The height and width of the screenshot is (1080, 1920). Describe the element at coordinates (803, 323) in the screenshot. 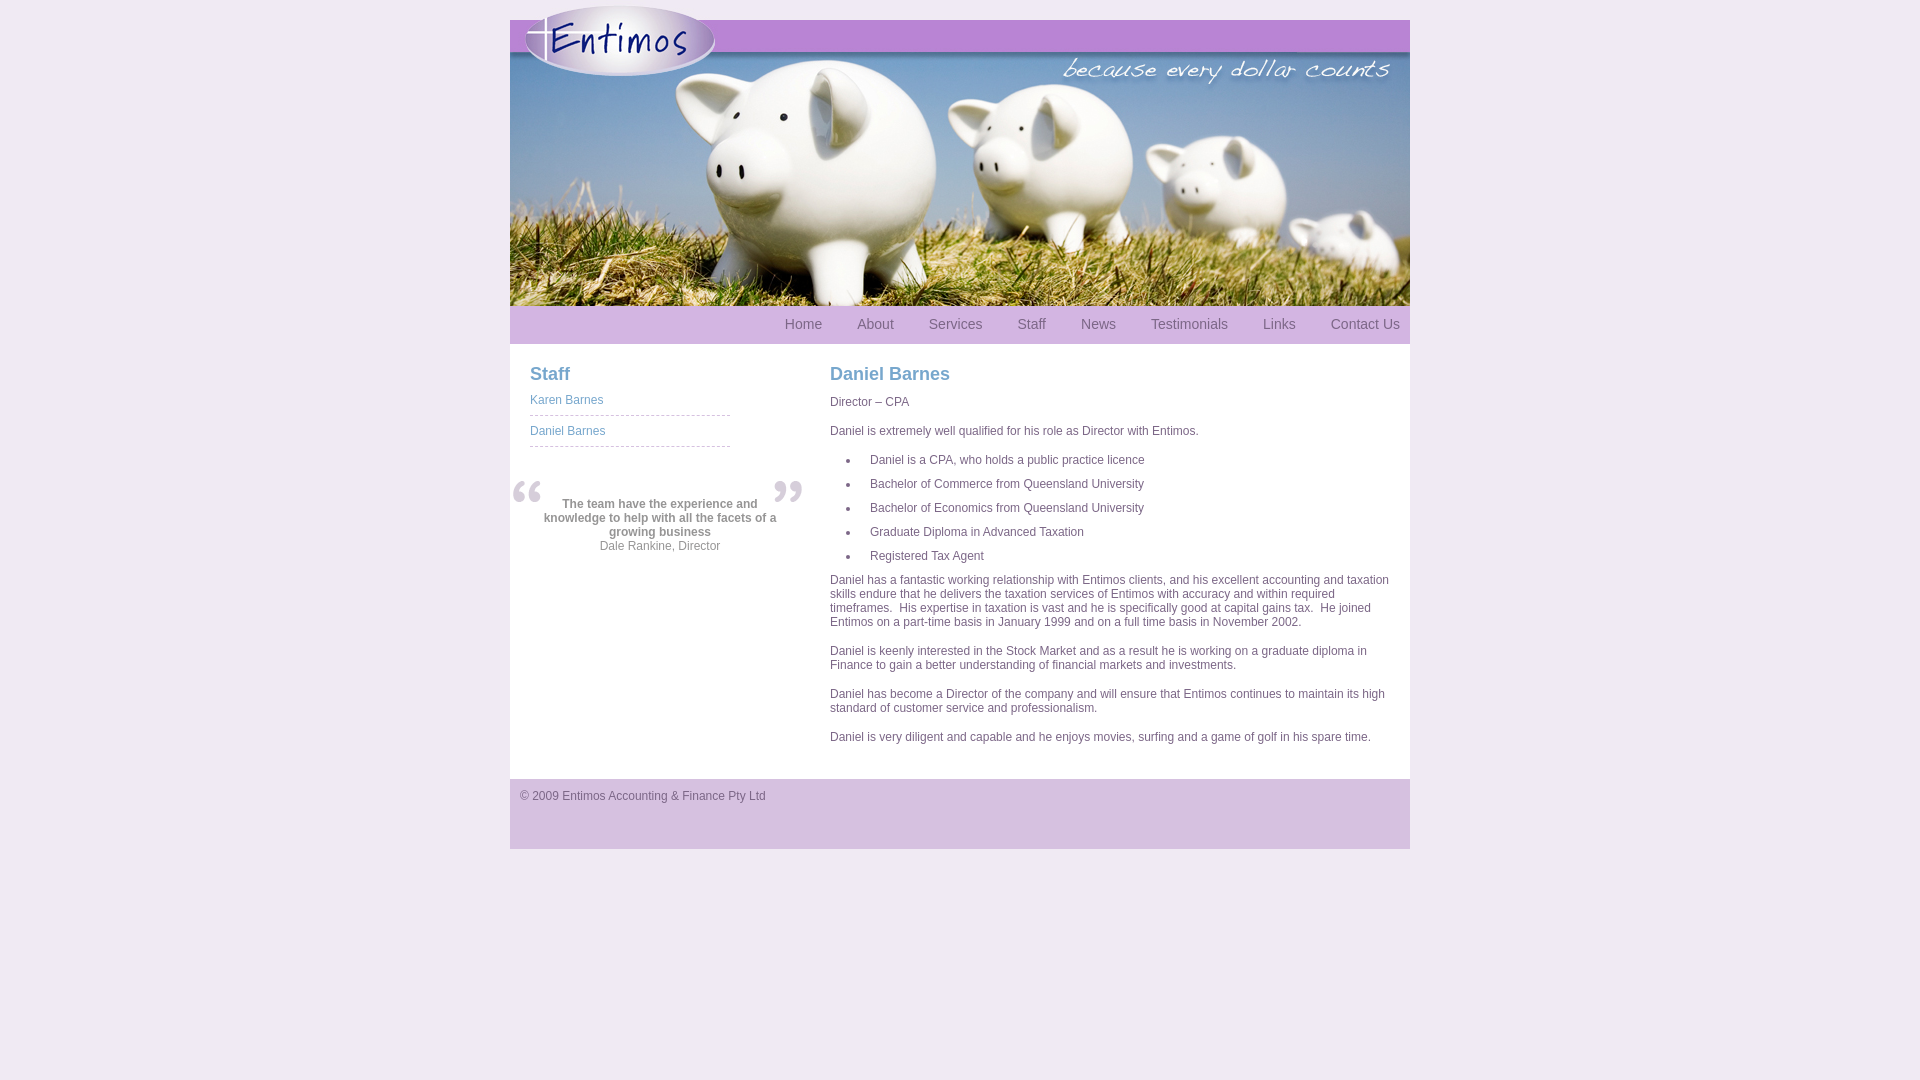

I see `'Home'` at that location.